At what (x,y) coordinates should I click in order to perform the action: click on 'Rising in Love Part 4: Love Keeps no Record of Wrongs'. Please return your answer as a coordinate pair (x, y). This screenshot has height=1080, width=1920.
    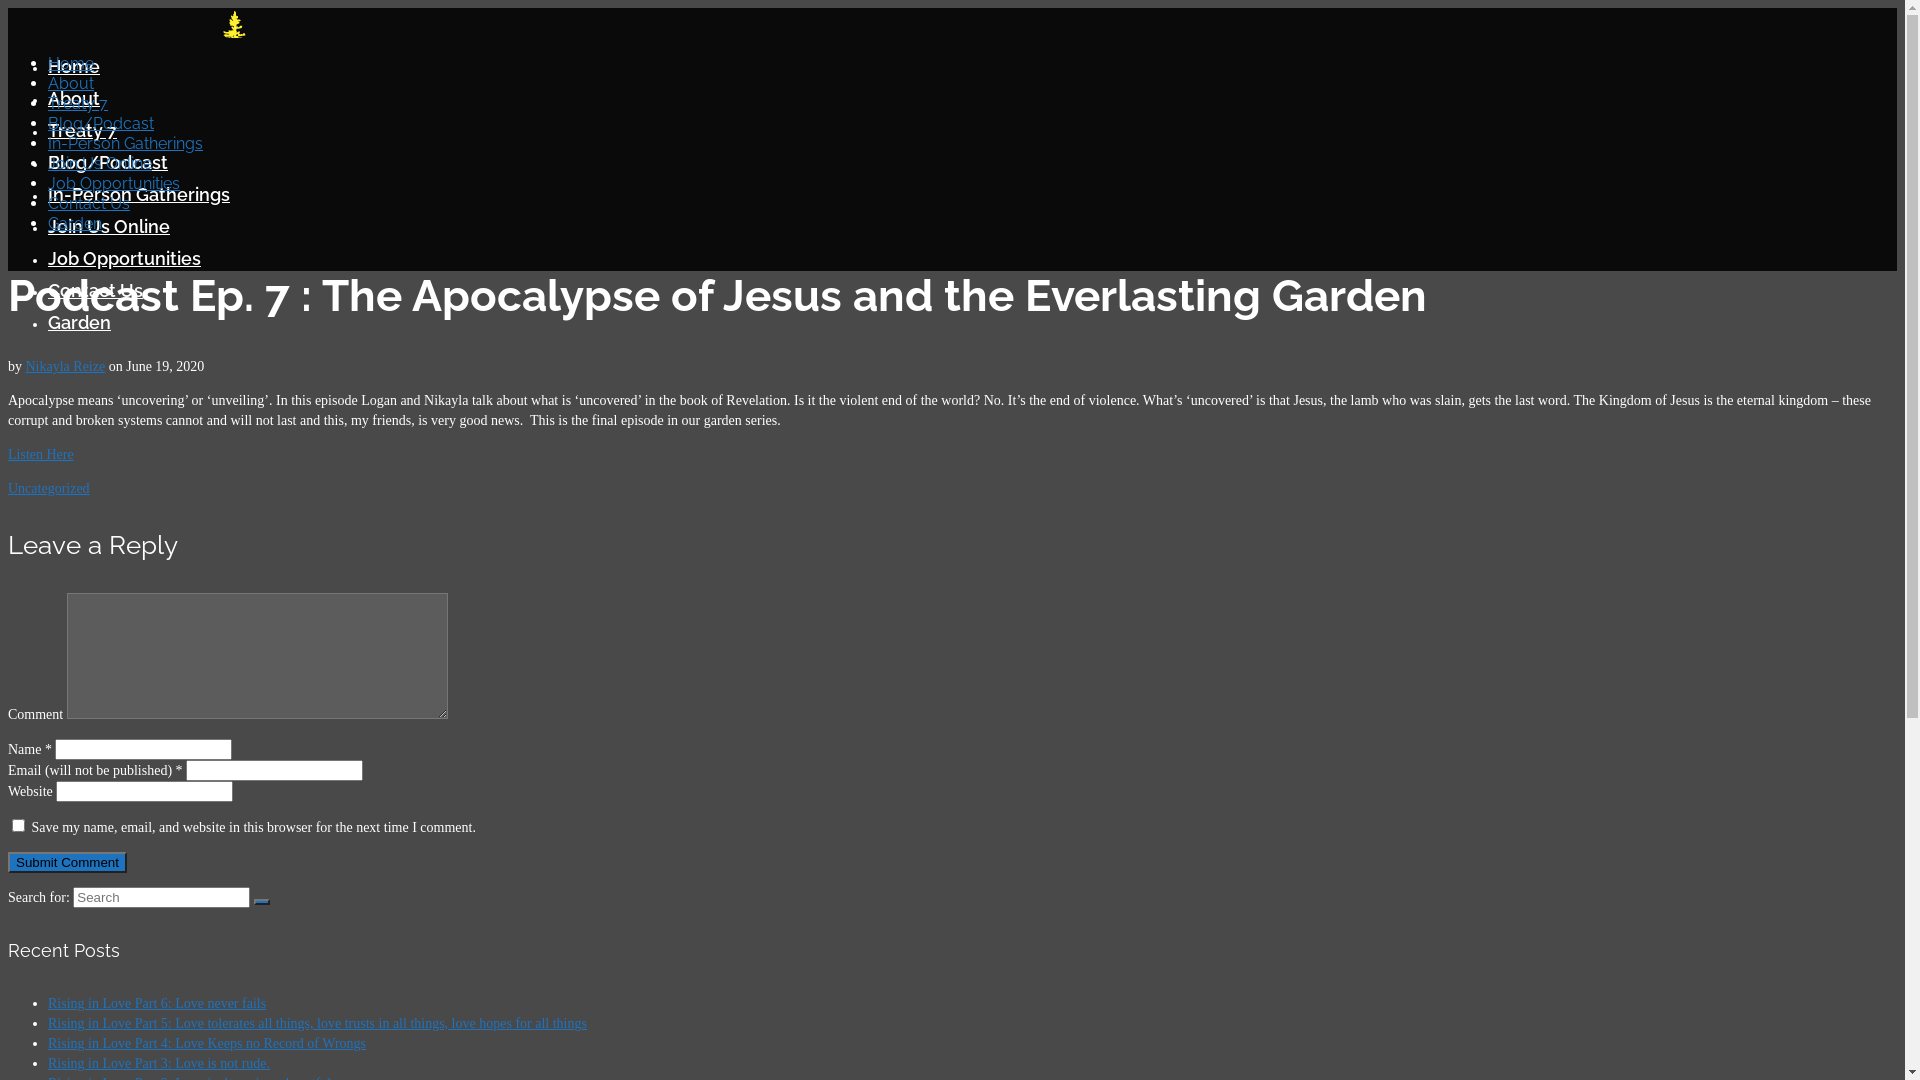
    Looking at the image, I should click on (206, 1042).